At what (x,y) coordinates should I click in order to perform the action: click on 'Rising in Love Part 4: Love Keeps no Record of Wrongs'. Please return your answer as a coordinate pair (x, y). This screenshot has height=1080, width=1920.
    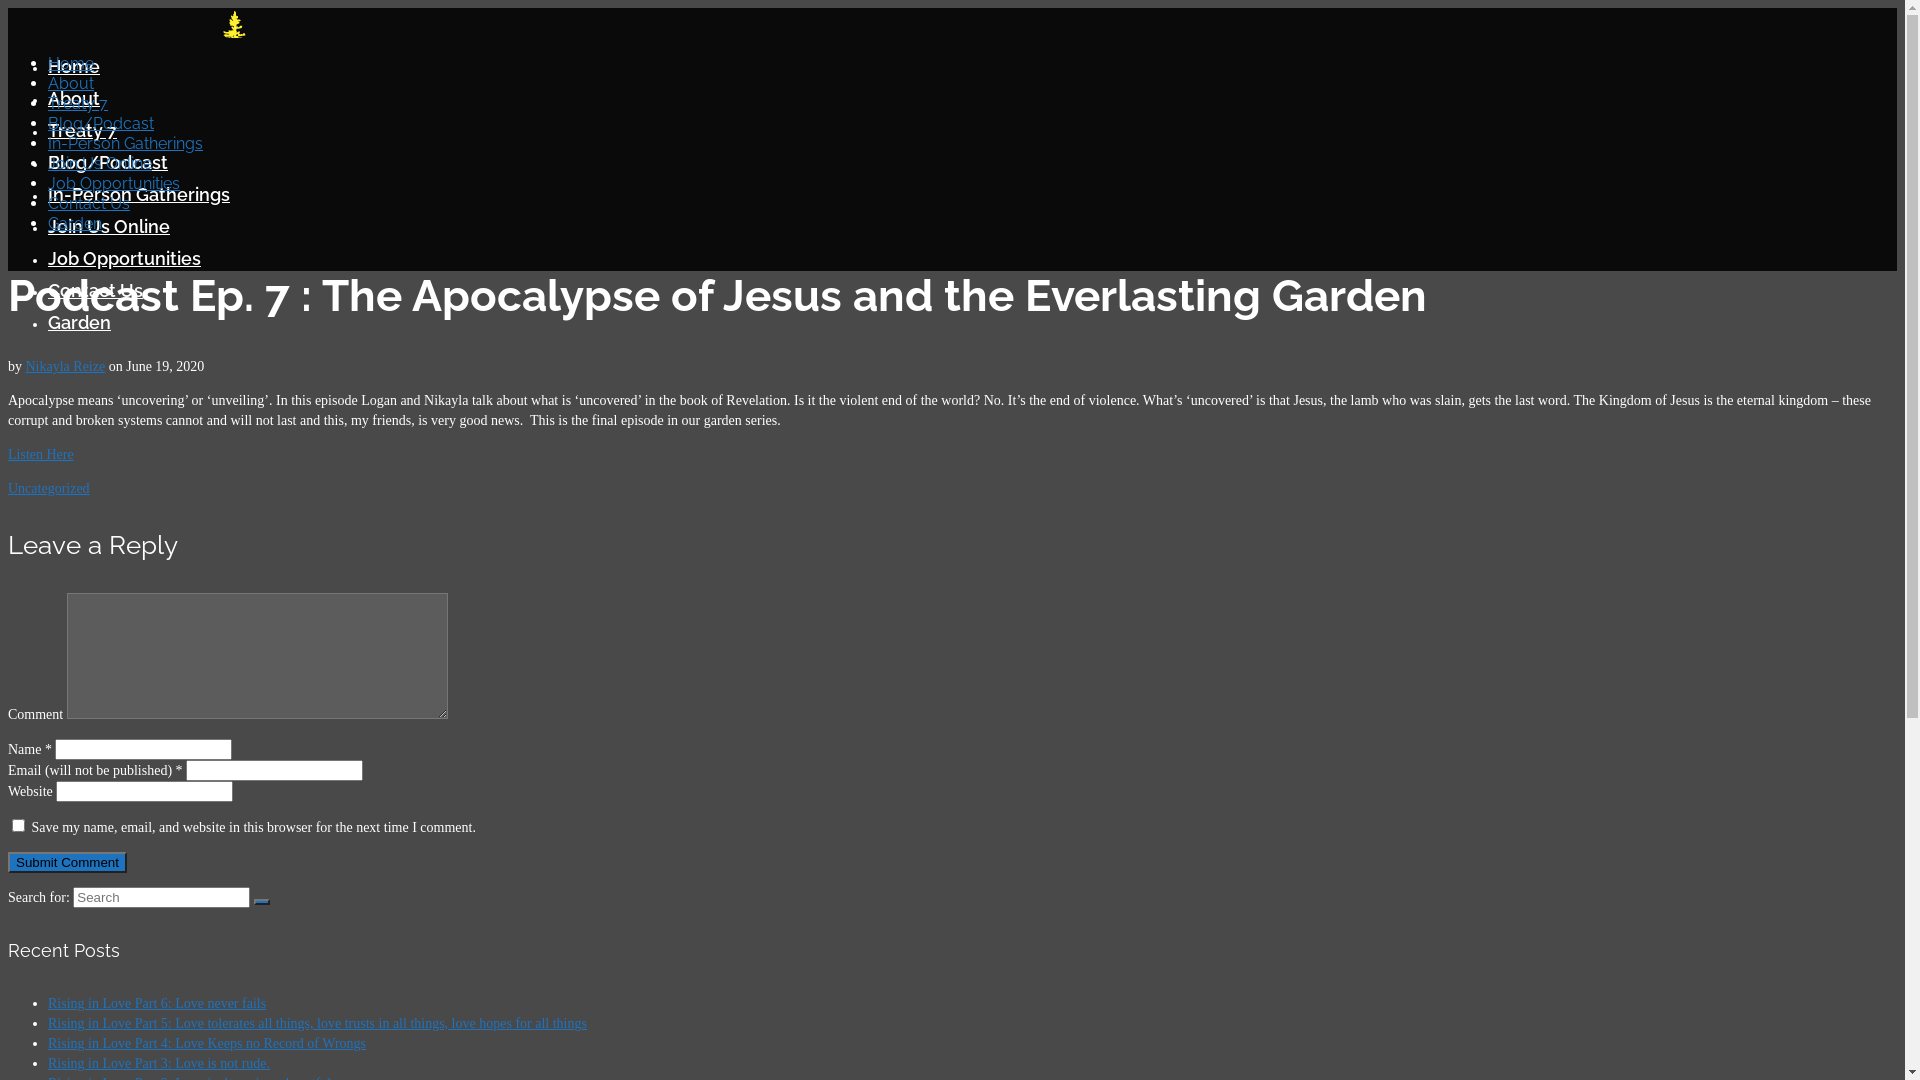
    Looking at the image, I should click on (206, 1042).